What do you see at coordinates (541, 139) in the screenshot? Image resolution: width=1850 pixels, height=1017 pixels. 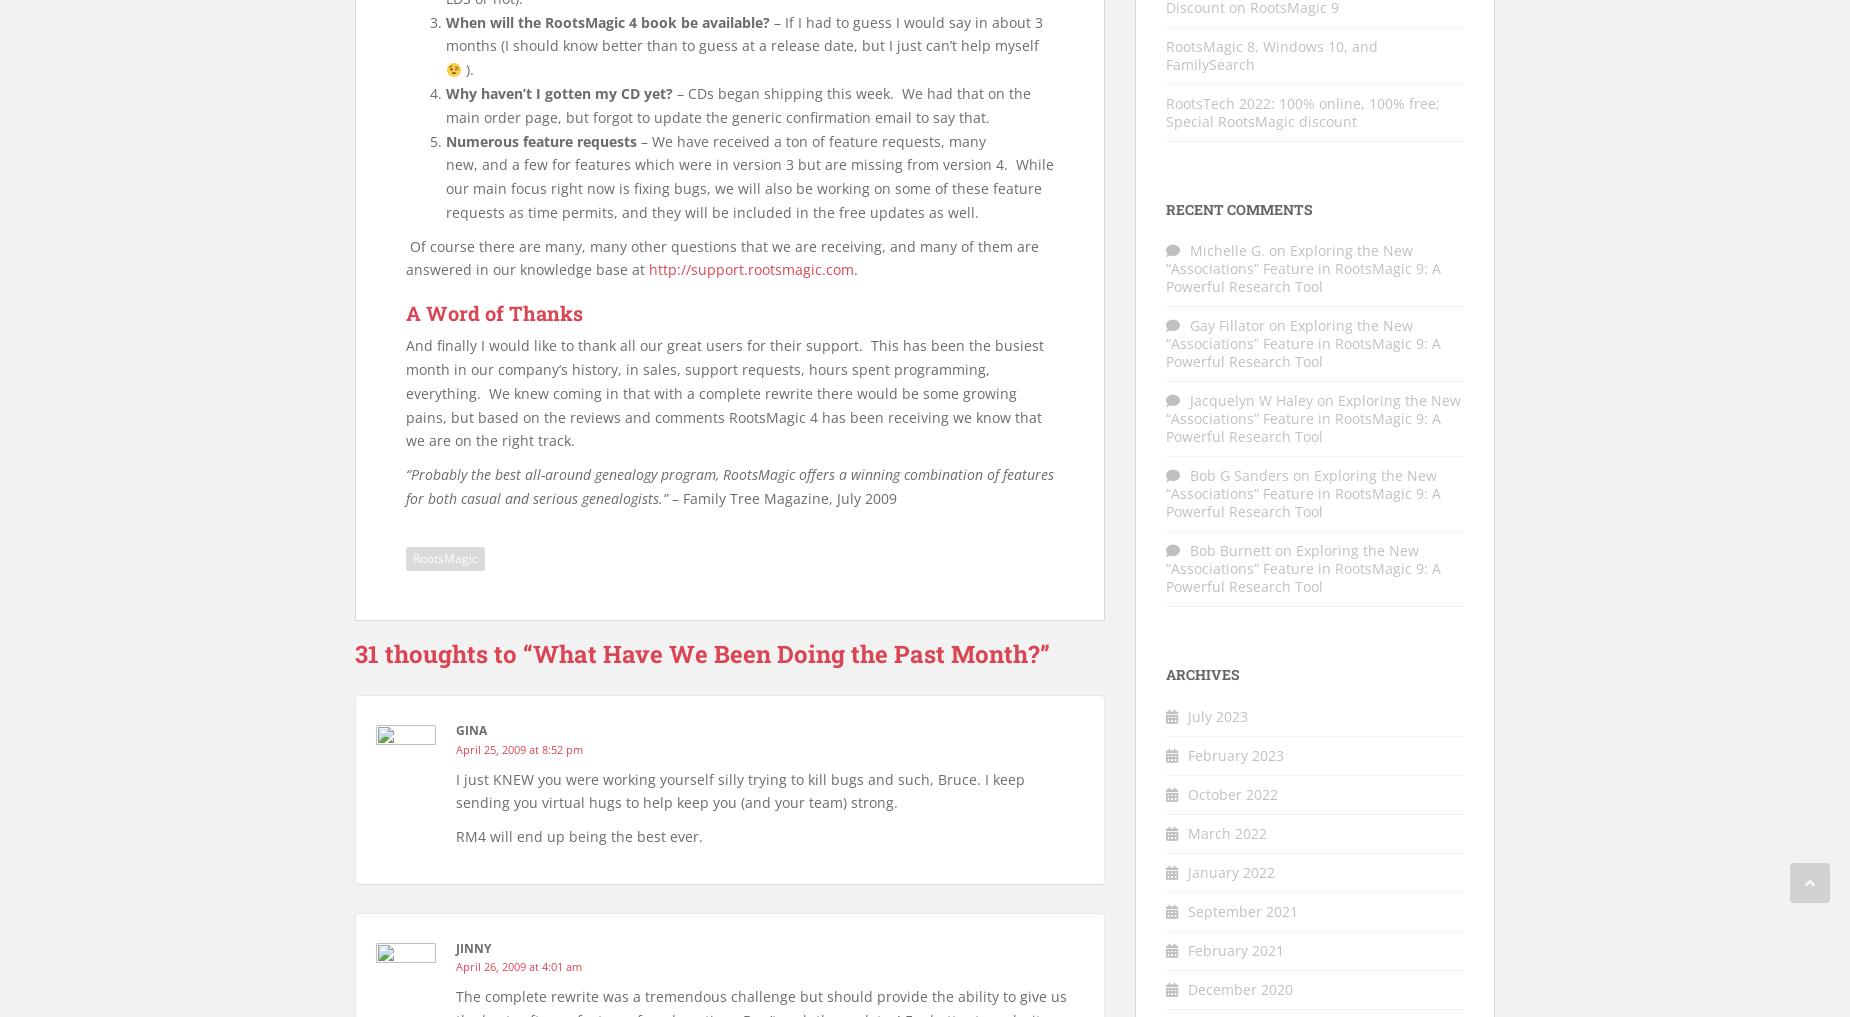 I see `'Numerous feature requests'` at bounding box center [541, 139].